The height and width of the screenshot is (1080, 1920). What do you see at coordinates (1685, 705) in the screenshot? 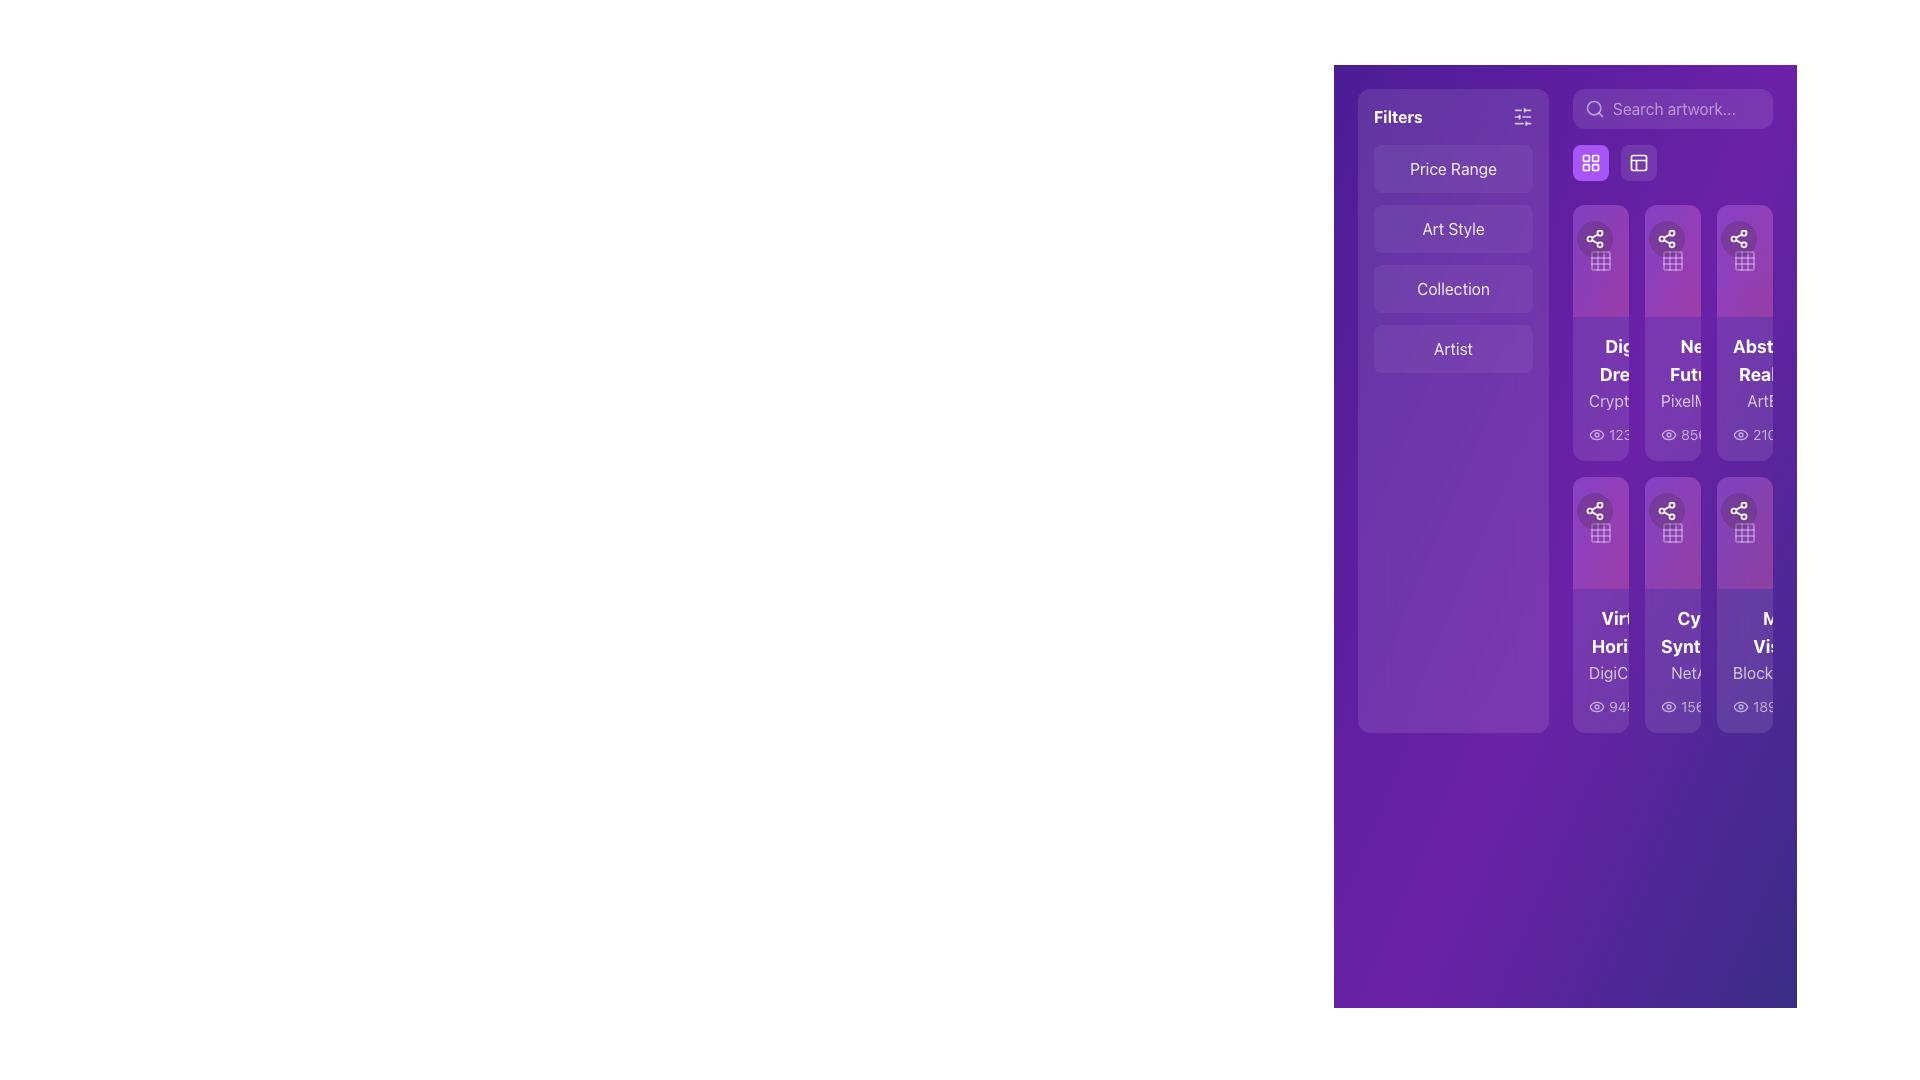
I see `the numeric text component displaying '1567' next to the eye icon, which indicates a view count` at bounding box center [1685, 705].